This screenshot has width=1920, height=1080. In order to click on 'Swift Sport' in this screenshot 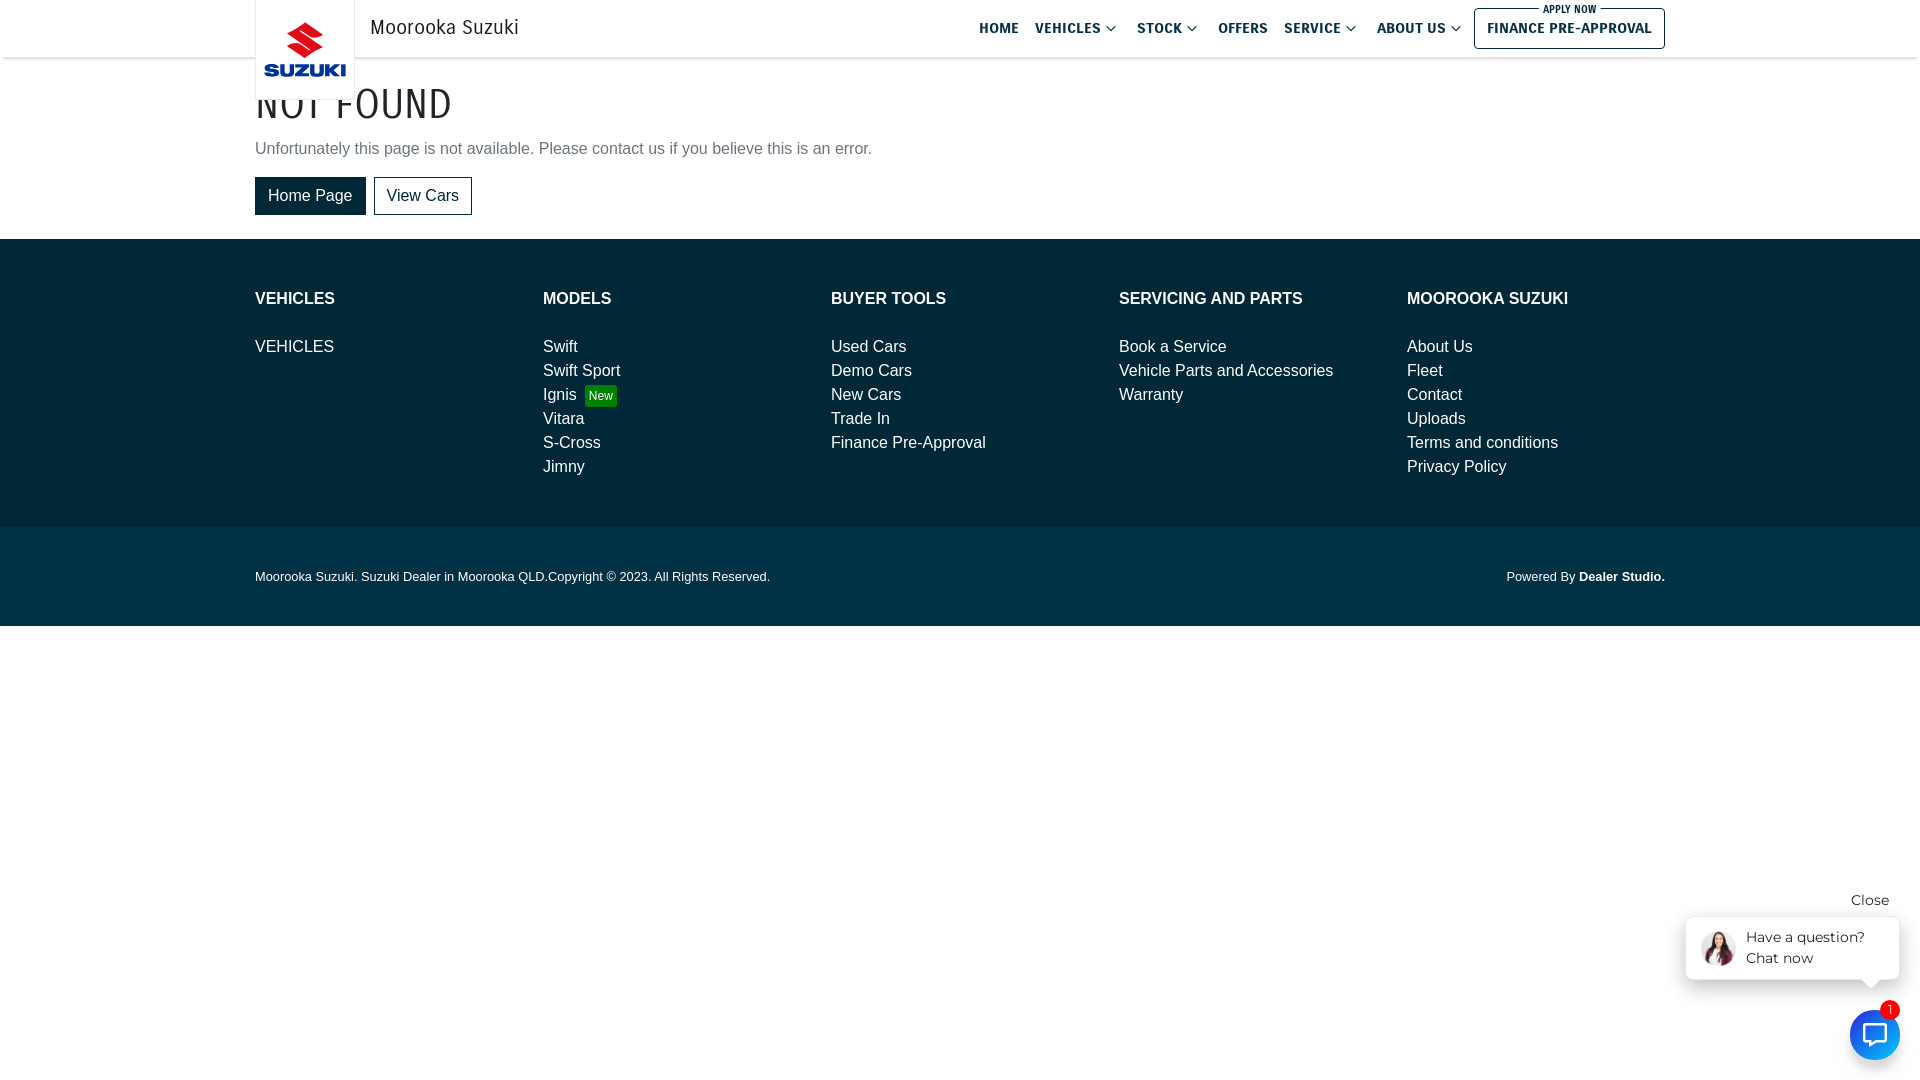, I will do `click(580, 370)`.